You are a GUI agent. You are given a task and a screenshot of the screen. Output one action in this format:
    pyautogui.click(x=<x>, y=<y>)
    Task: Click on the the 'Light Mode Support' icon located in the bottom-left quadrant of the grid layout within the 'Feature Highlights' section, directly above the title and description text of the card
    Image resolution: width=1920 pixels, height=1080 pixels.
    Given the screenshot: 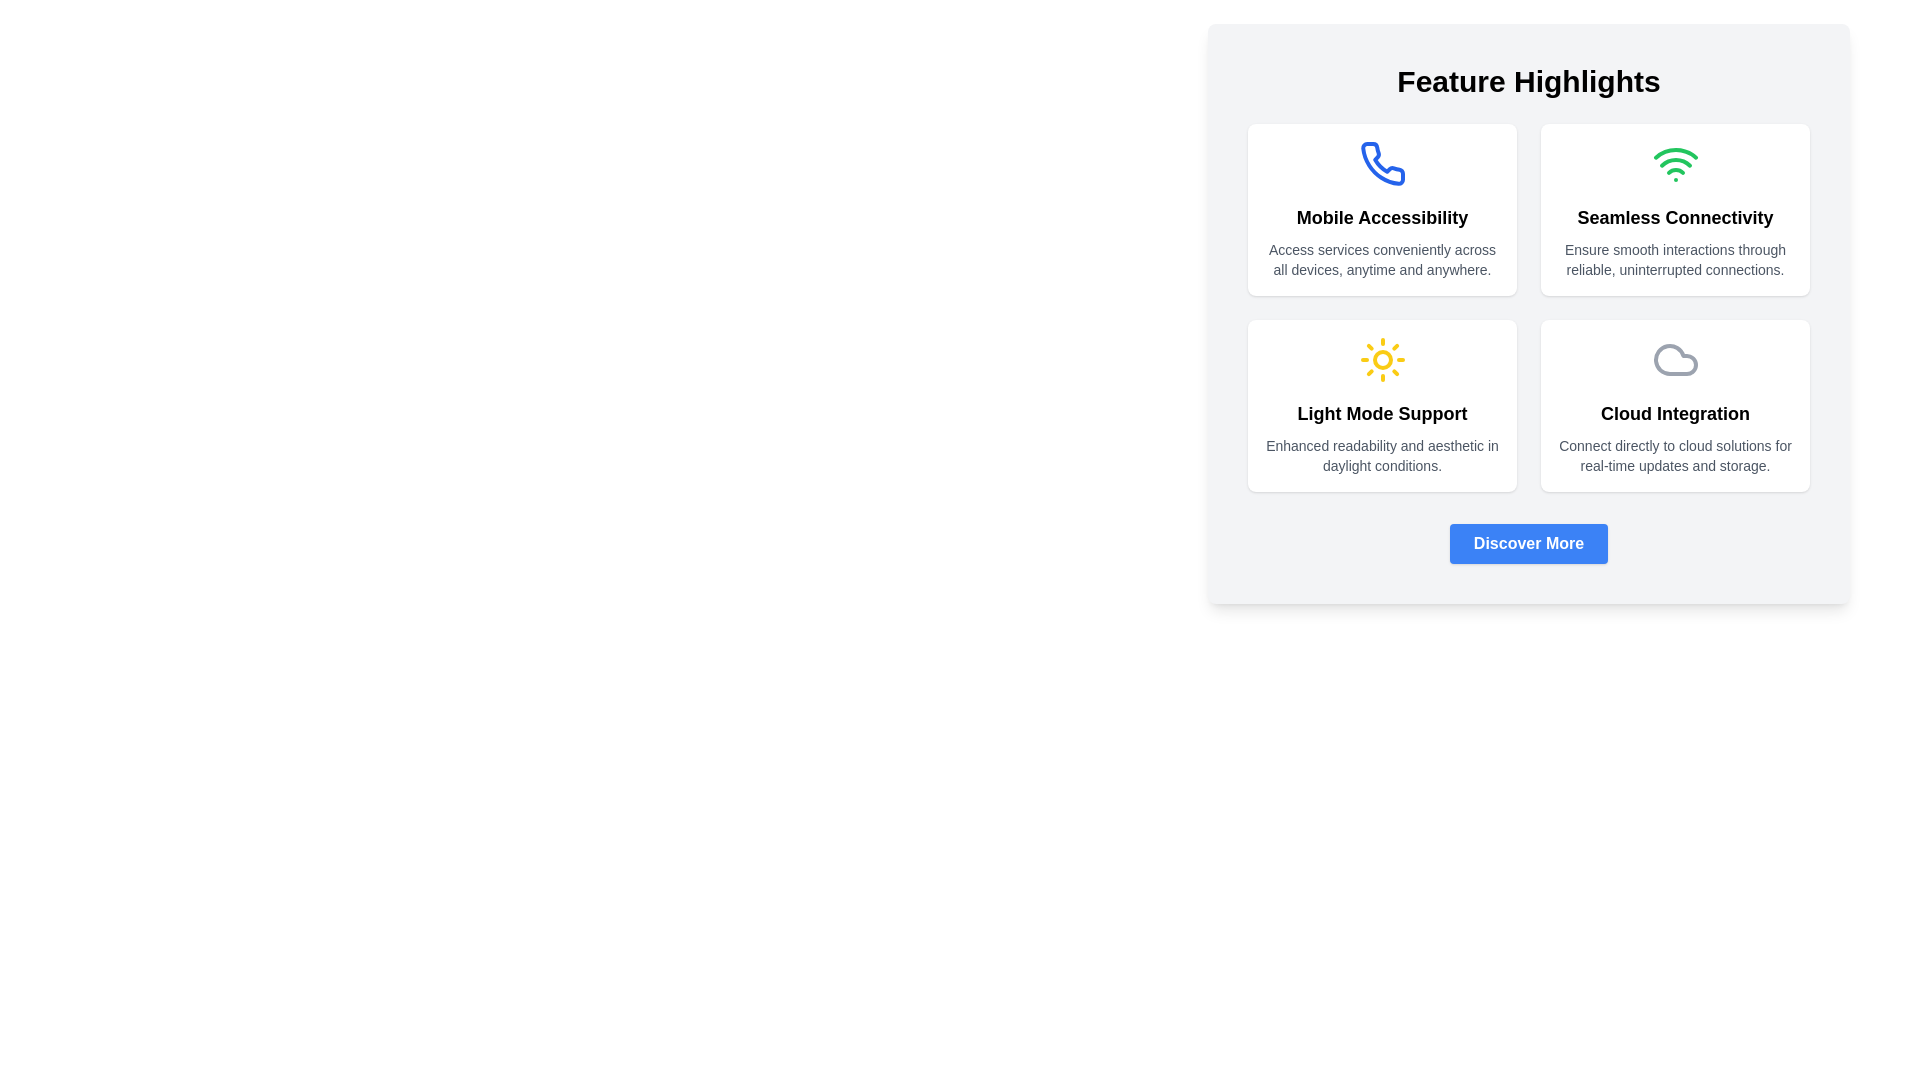 What is the action you would take?
    pyautogui.click(x=1381, y=358)
    